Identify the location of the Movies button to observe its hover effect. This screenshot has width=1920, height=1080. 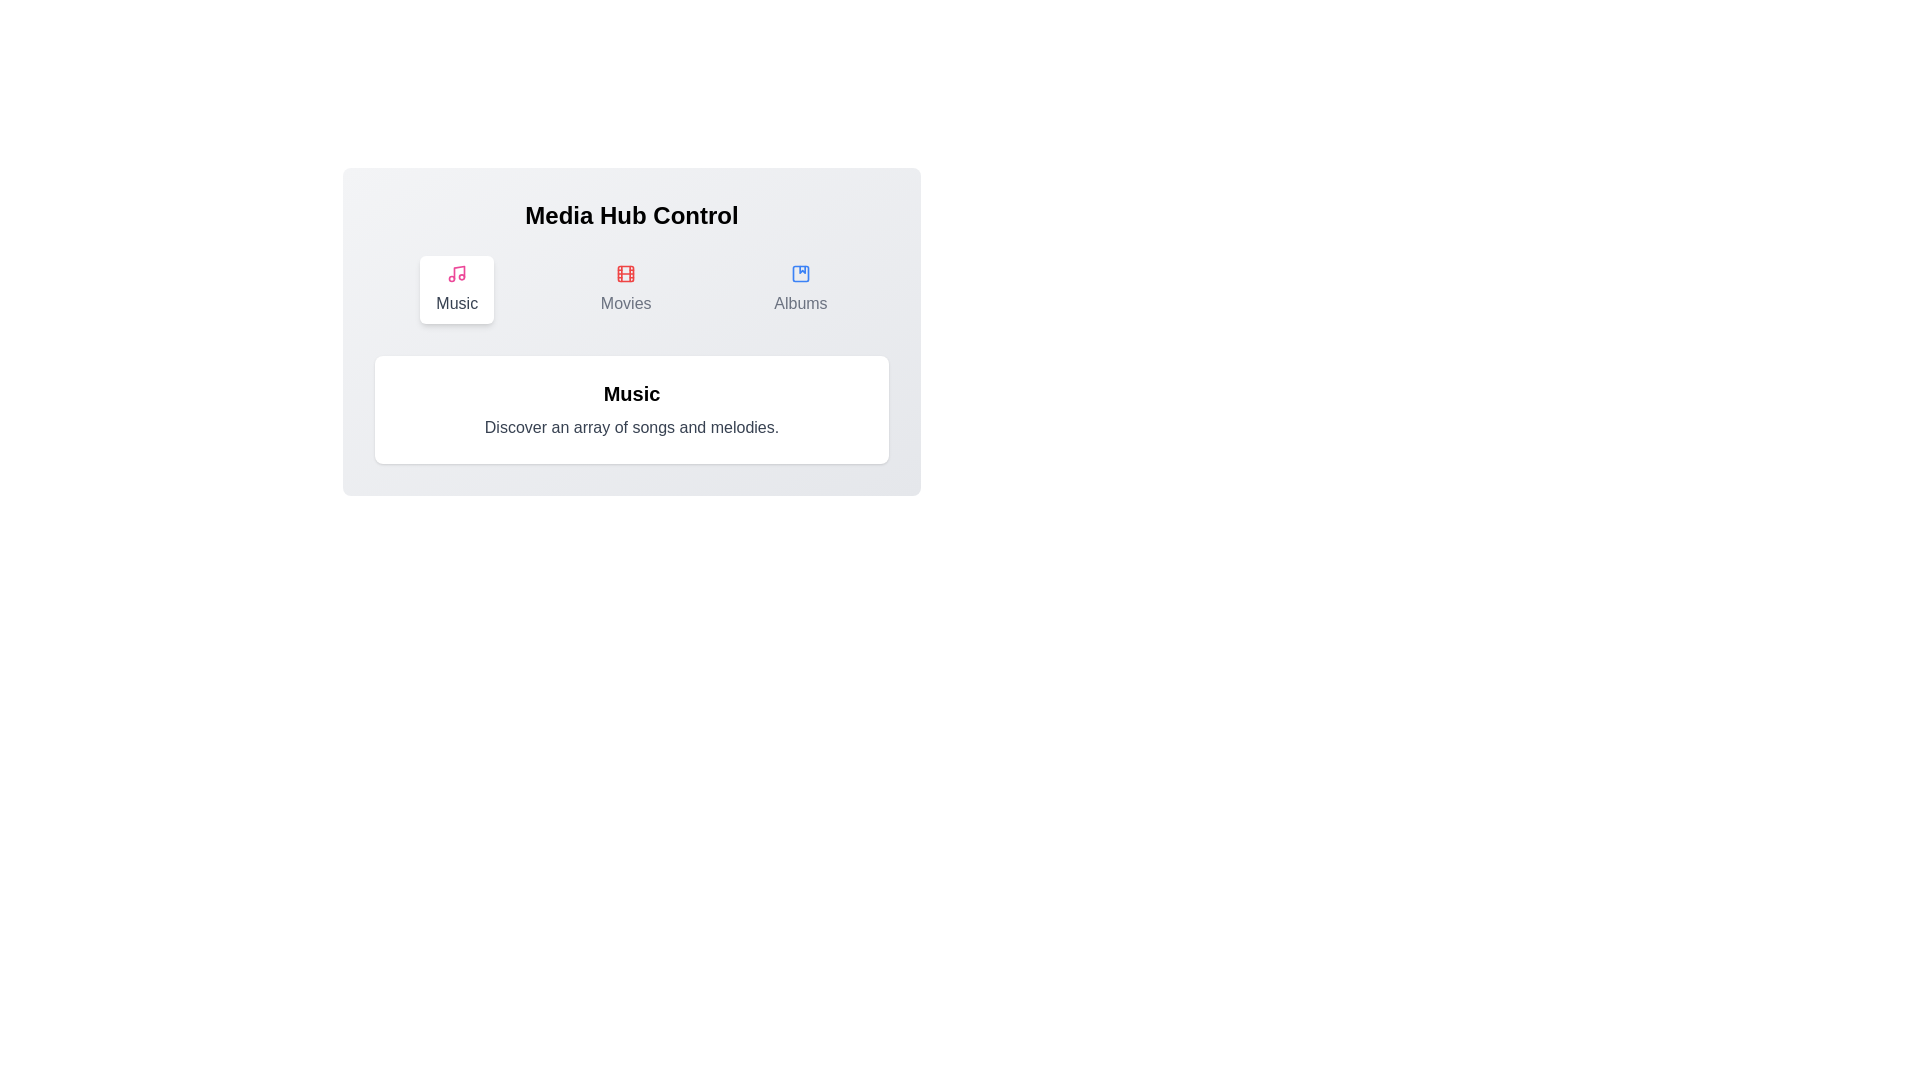
(624, 289).